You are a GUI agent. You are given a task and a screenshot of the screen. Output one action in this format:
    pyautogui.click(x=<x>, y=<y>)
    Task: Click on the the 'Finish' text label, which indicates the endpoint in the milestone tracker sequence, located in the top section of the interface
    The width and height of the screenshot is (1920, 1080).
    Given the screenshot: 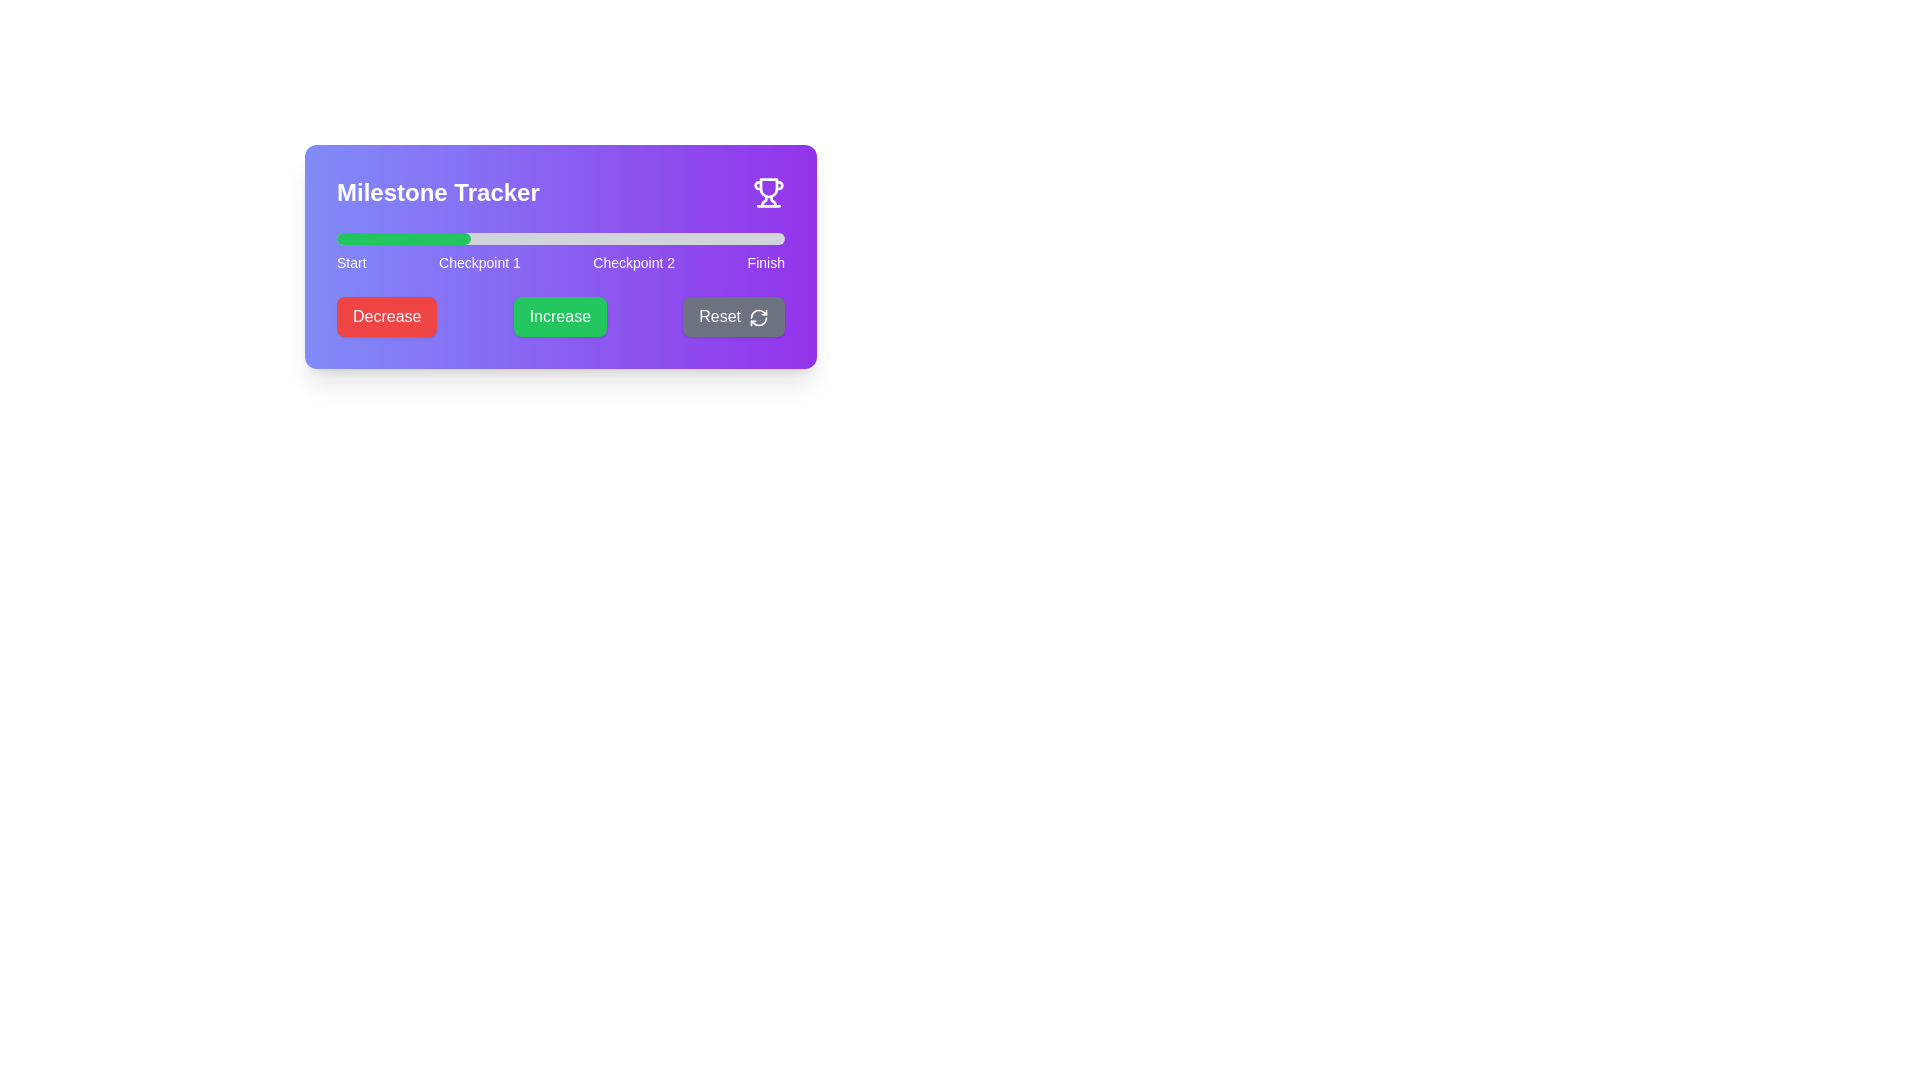 What is the action you would take?
    pyautogui.click(x=765, y=261)
    